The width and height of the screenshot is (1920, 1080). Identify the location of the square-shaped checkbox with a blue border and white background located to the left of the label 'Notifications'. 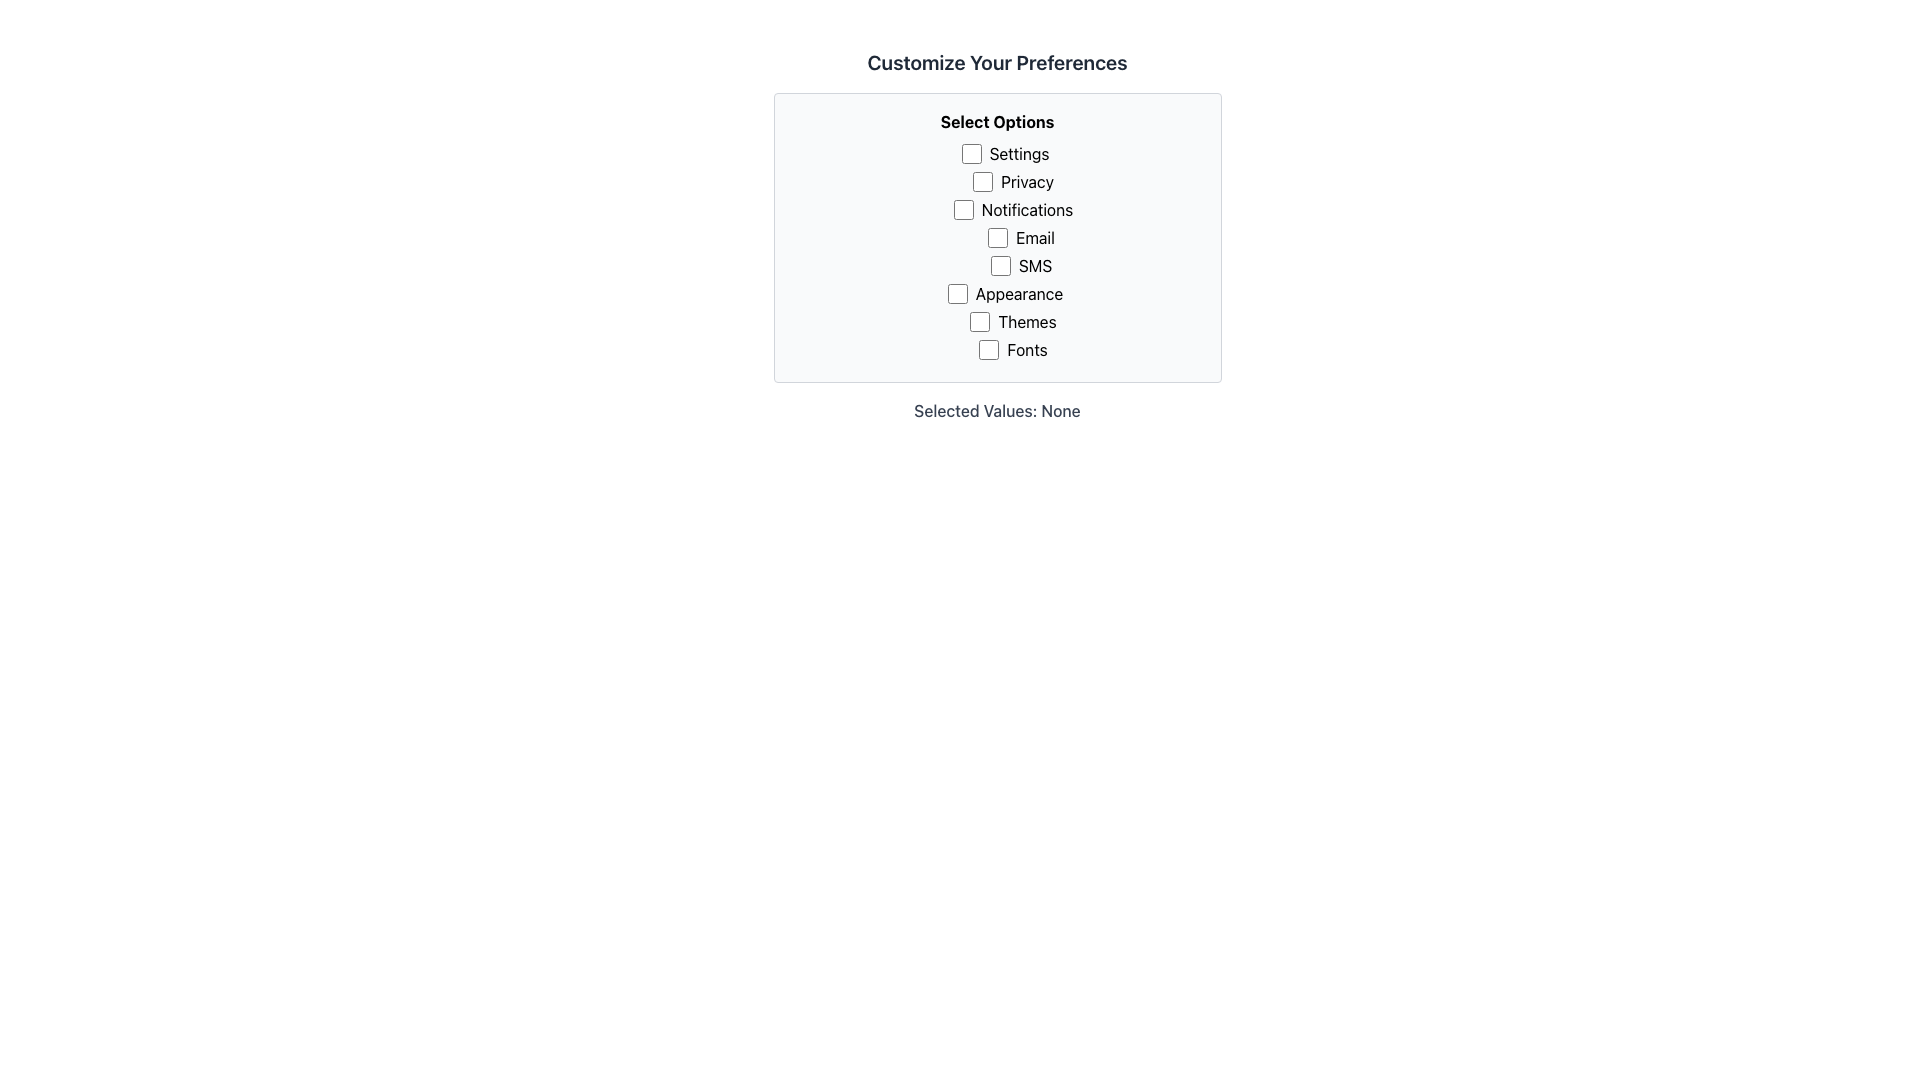
(963, 209).